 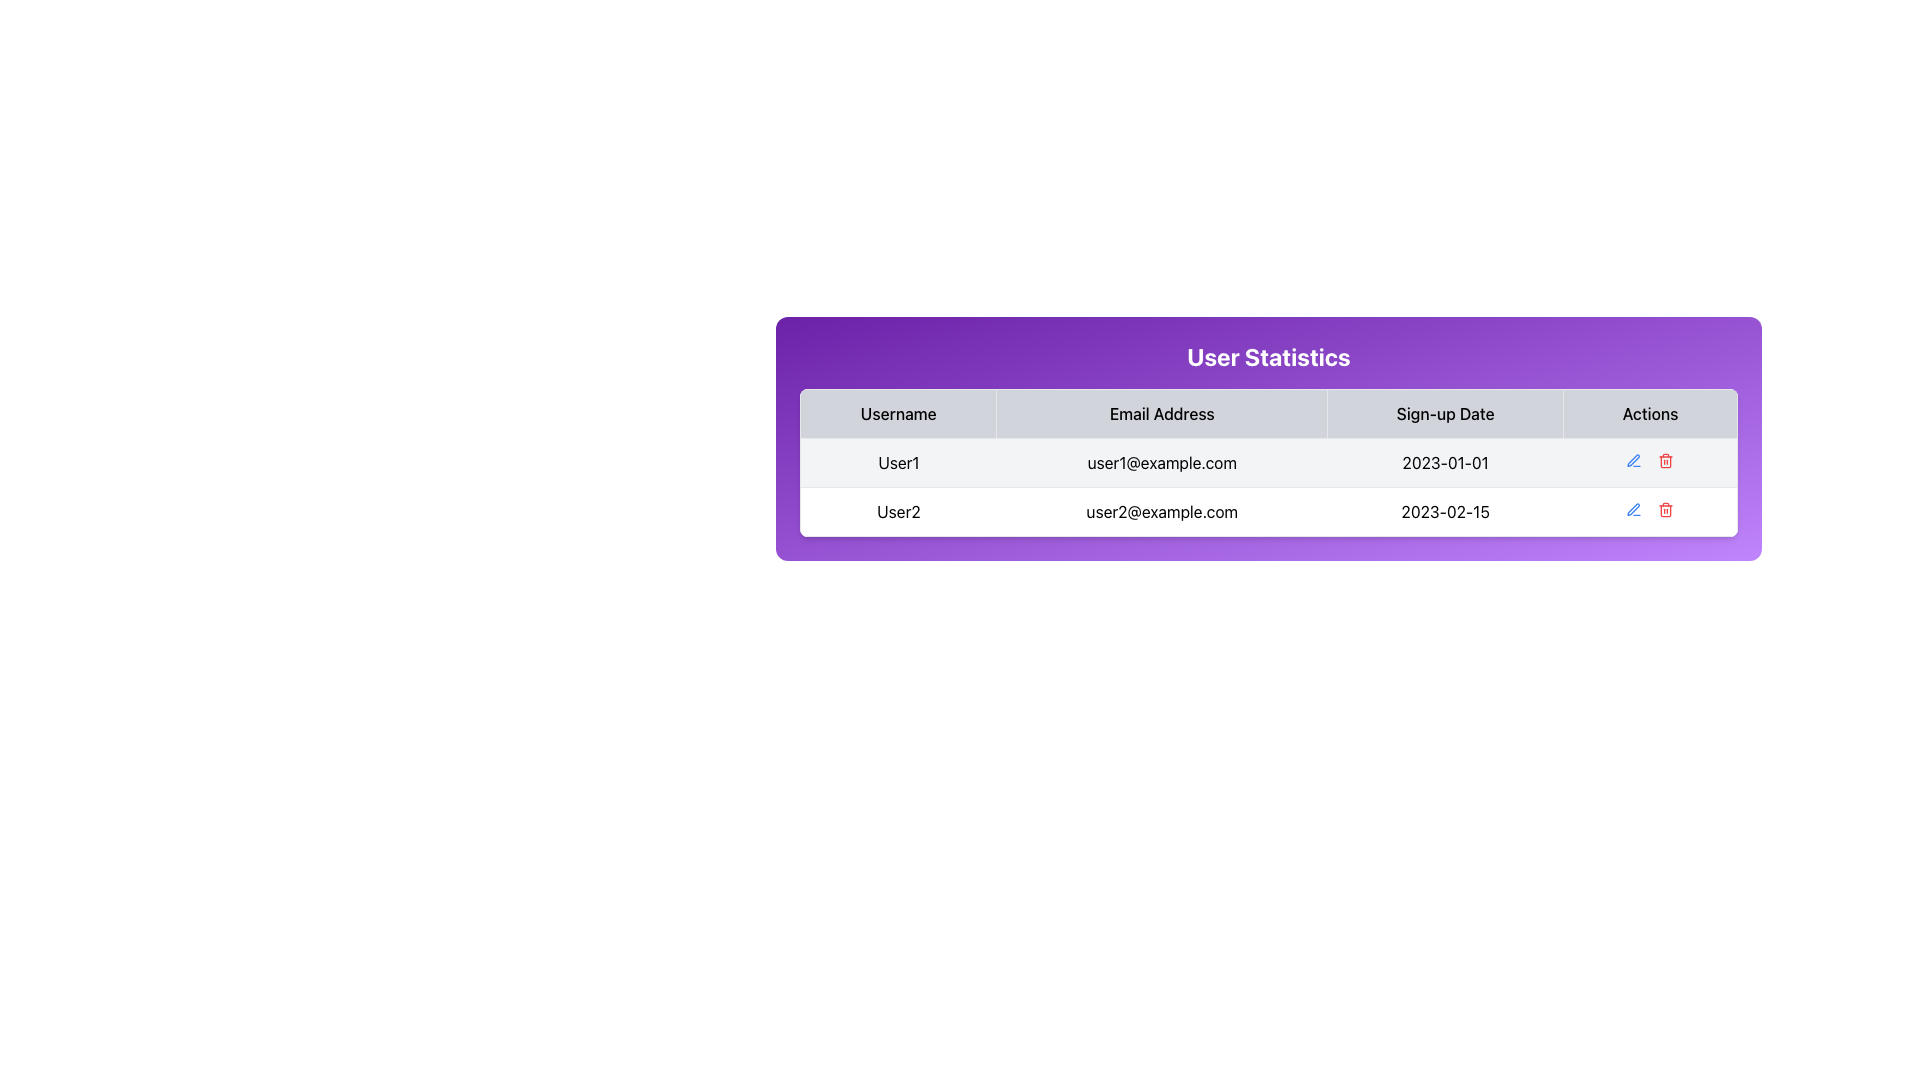 I want to click on the Table Header Cell containing the text 'Username' with a grey background, so click(x=897, y=412).